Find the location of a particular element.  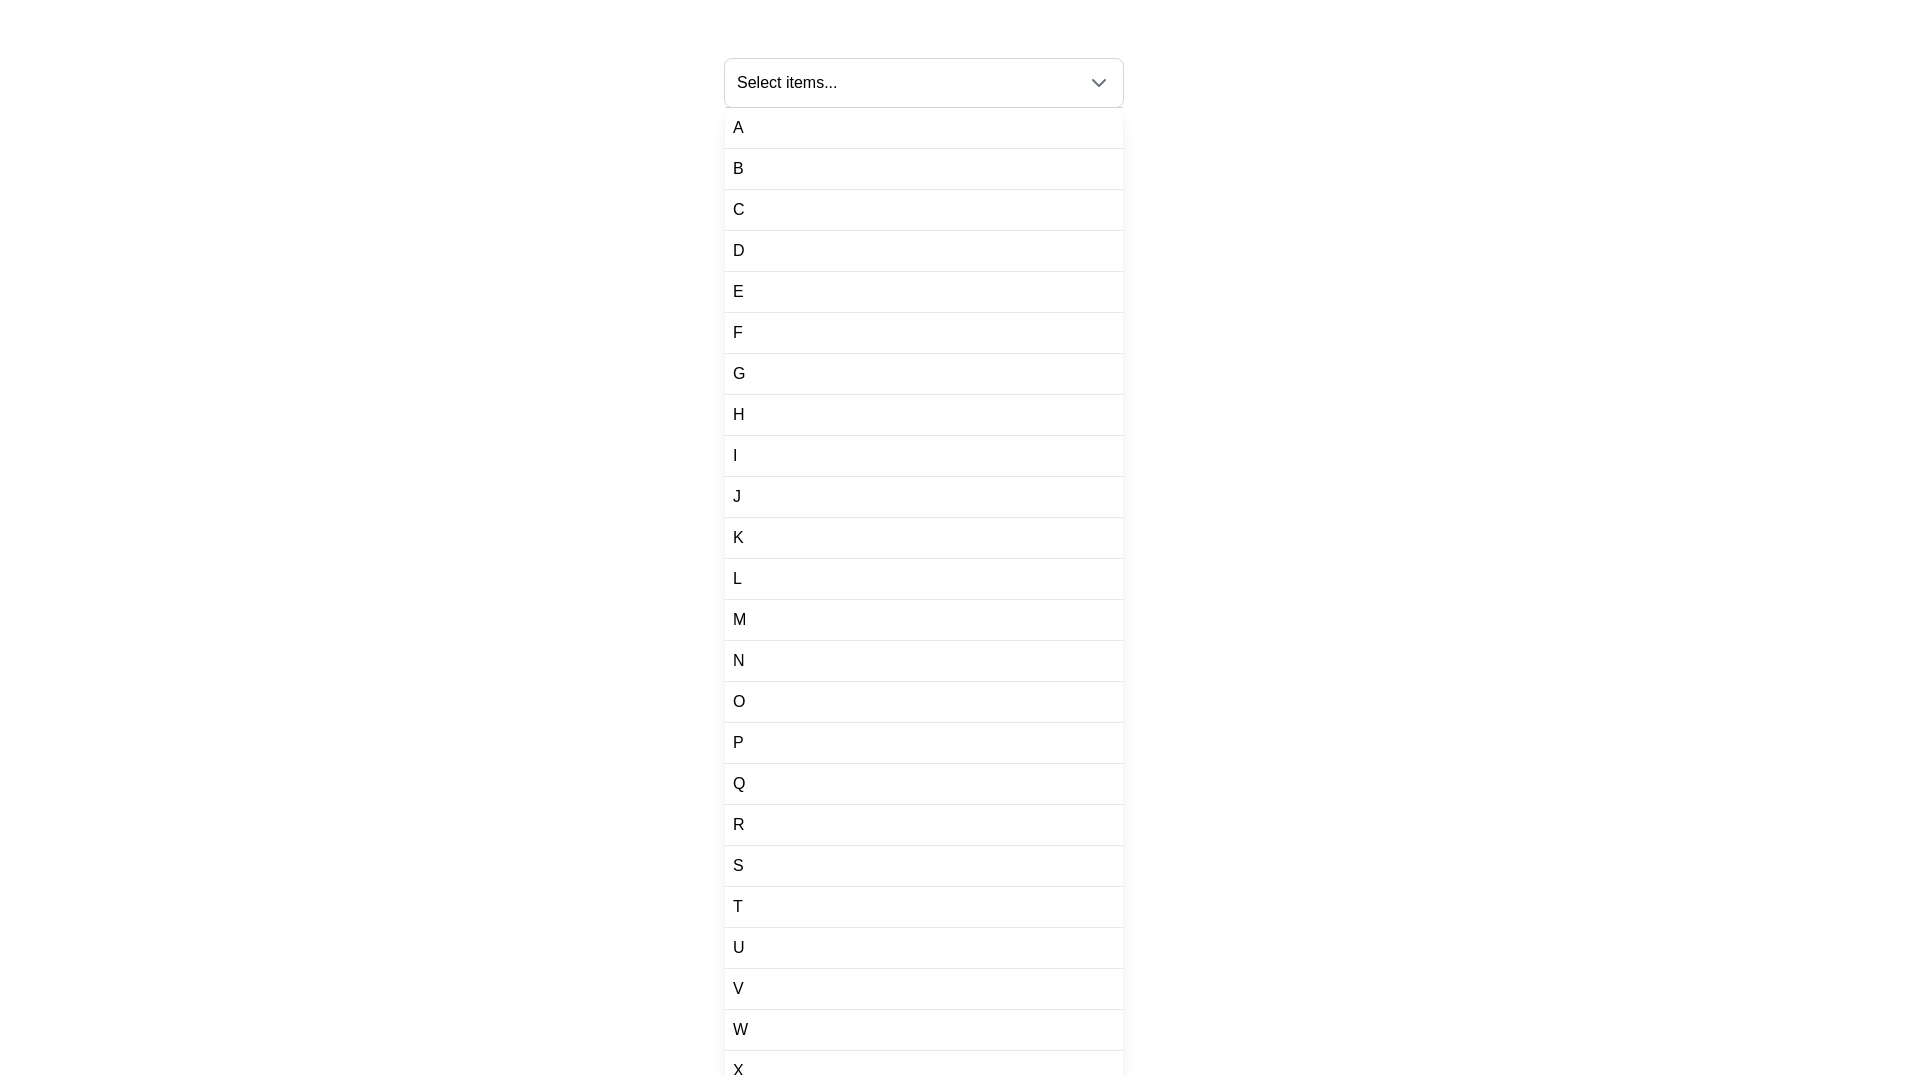

the ninth entry in the dropdown menu list is located at coordinates (923, 456).